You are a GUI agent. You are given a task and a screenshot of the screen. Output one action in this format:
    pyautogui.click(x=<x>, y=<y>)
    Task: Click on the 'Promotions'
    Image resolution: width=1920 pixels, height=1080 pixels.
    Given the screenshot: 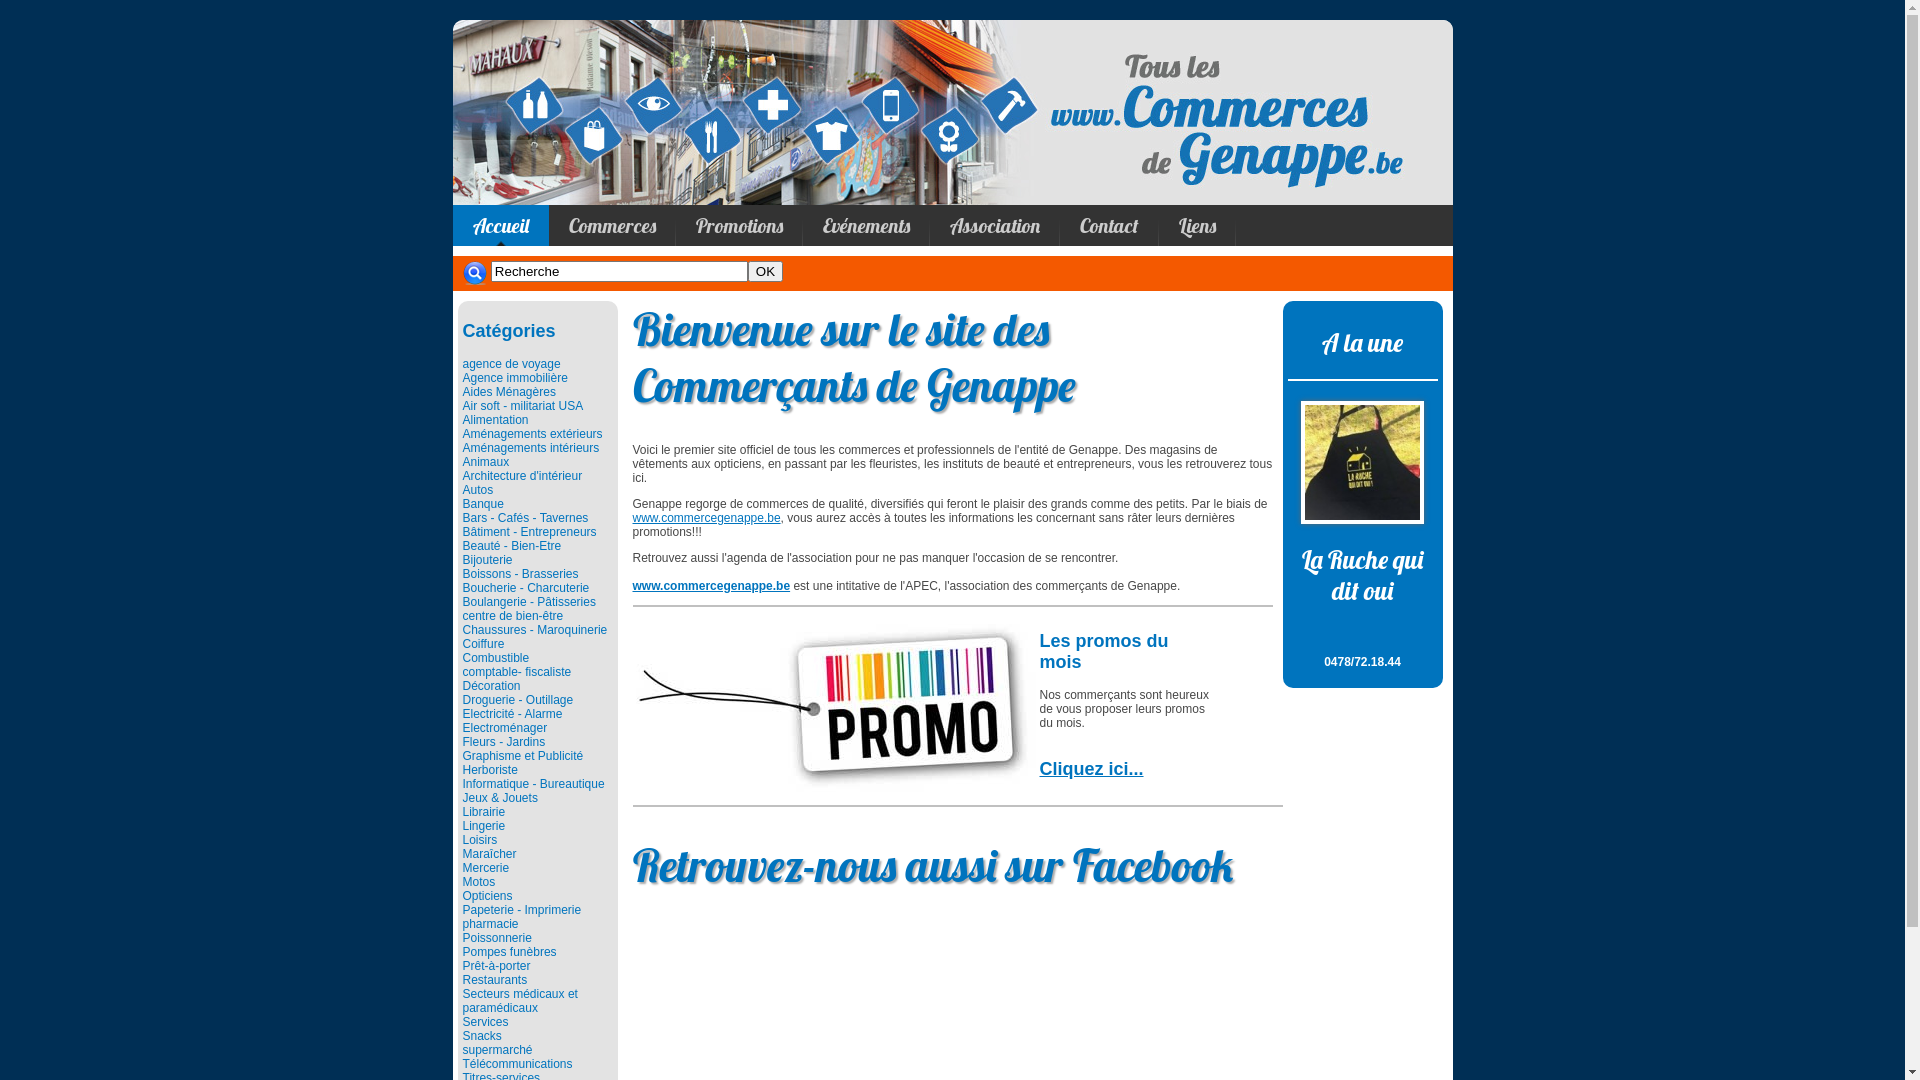 What is the action you would take?
    pyautogui.click(x=738, y=225)
    